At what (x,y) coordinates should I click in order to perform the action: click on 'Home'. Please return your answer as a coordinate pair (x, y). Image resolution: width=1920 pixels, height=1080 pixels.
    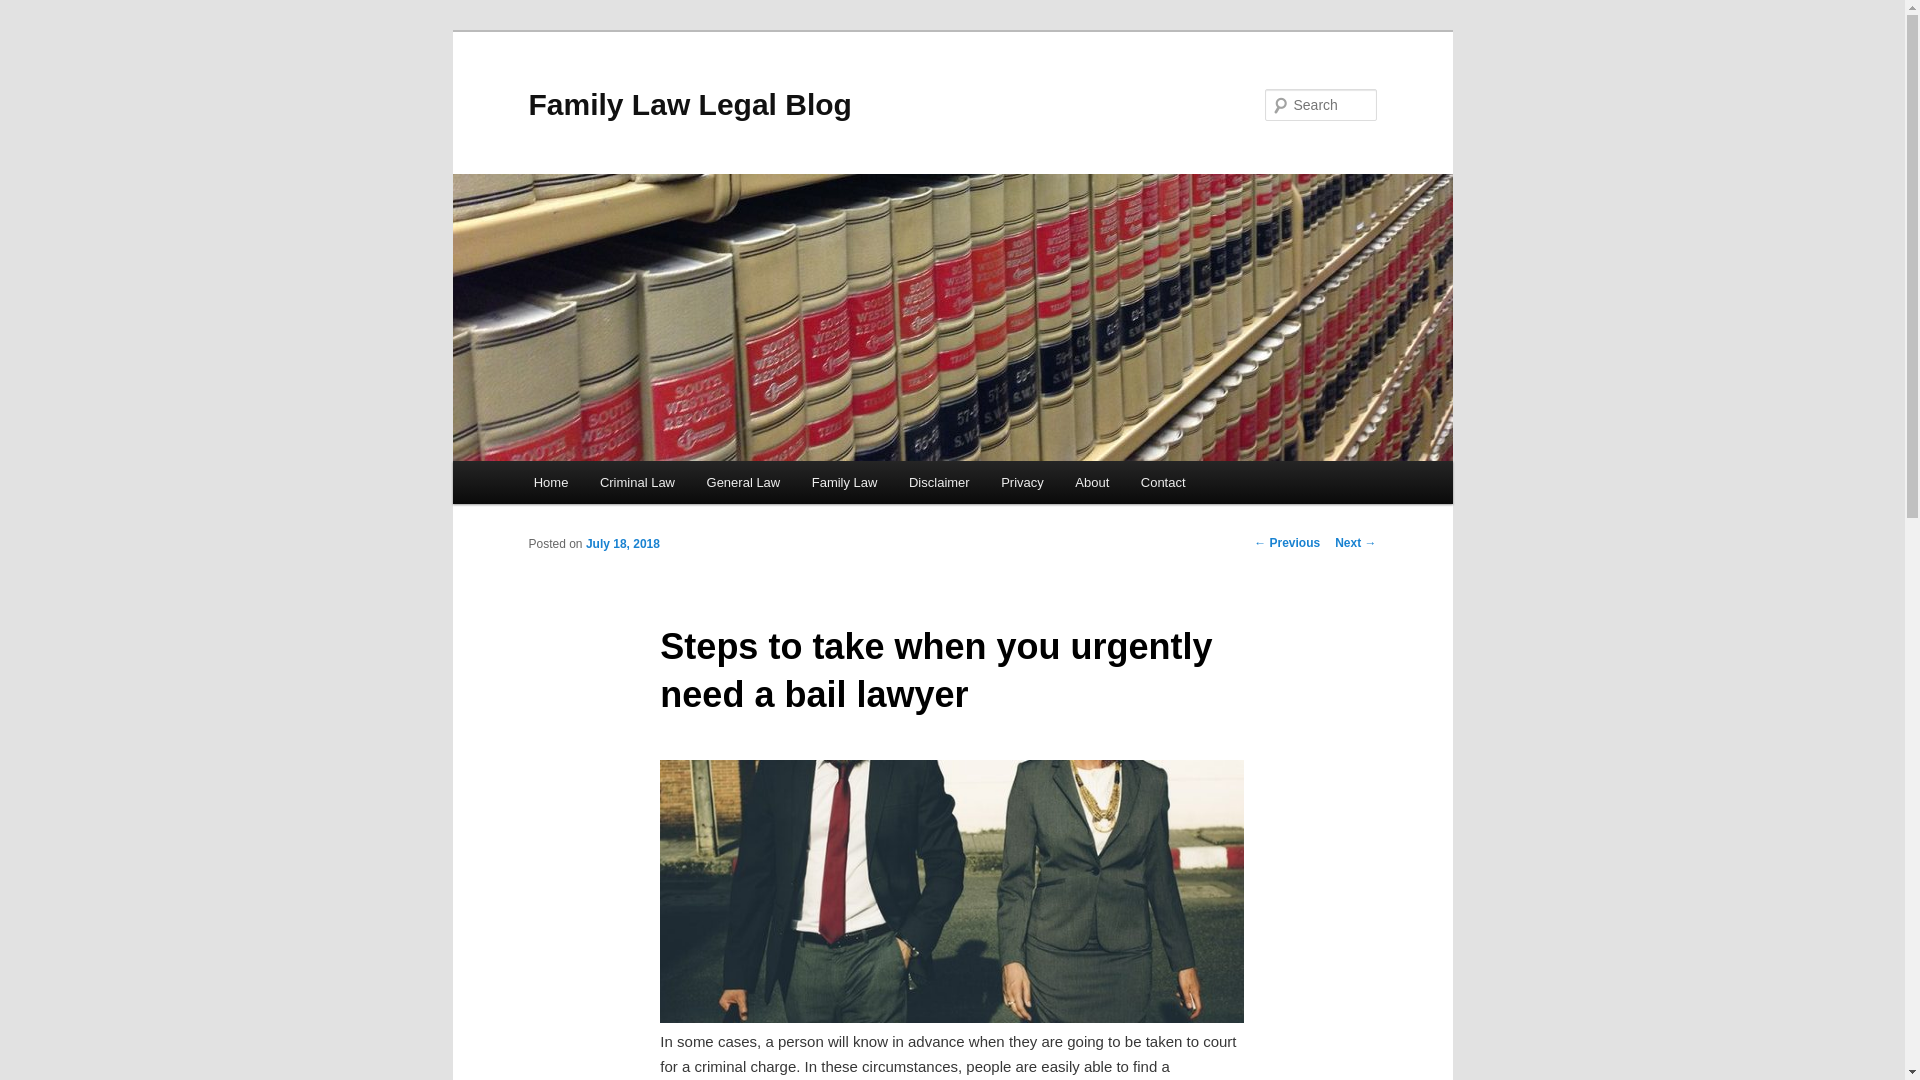
    Looking at the image, I should click on (551, 482).